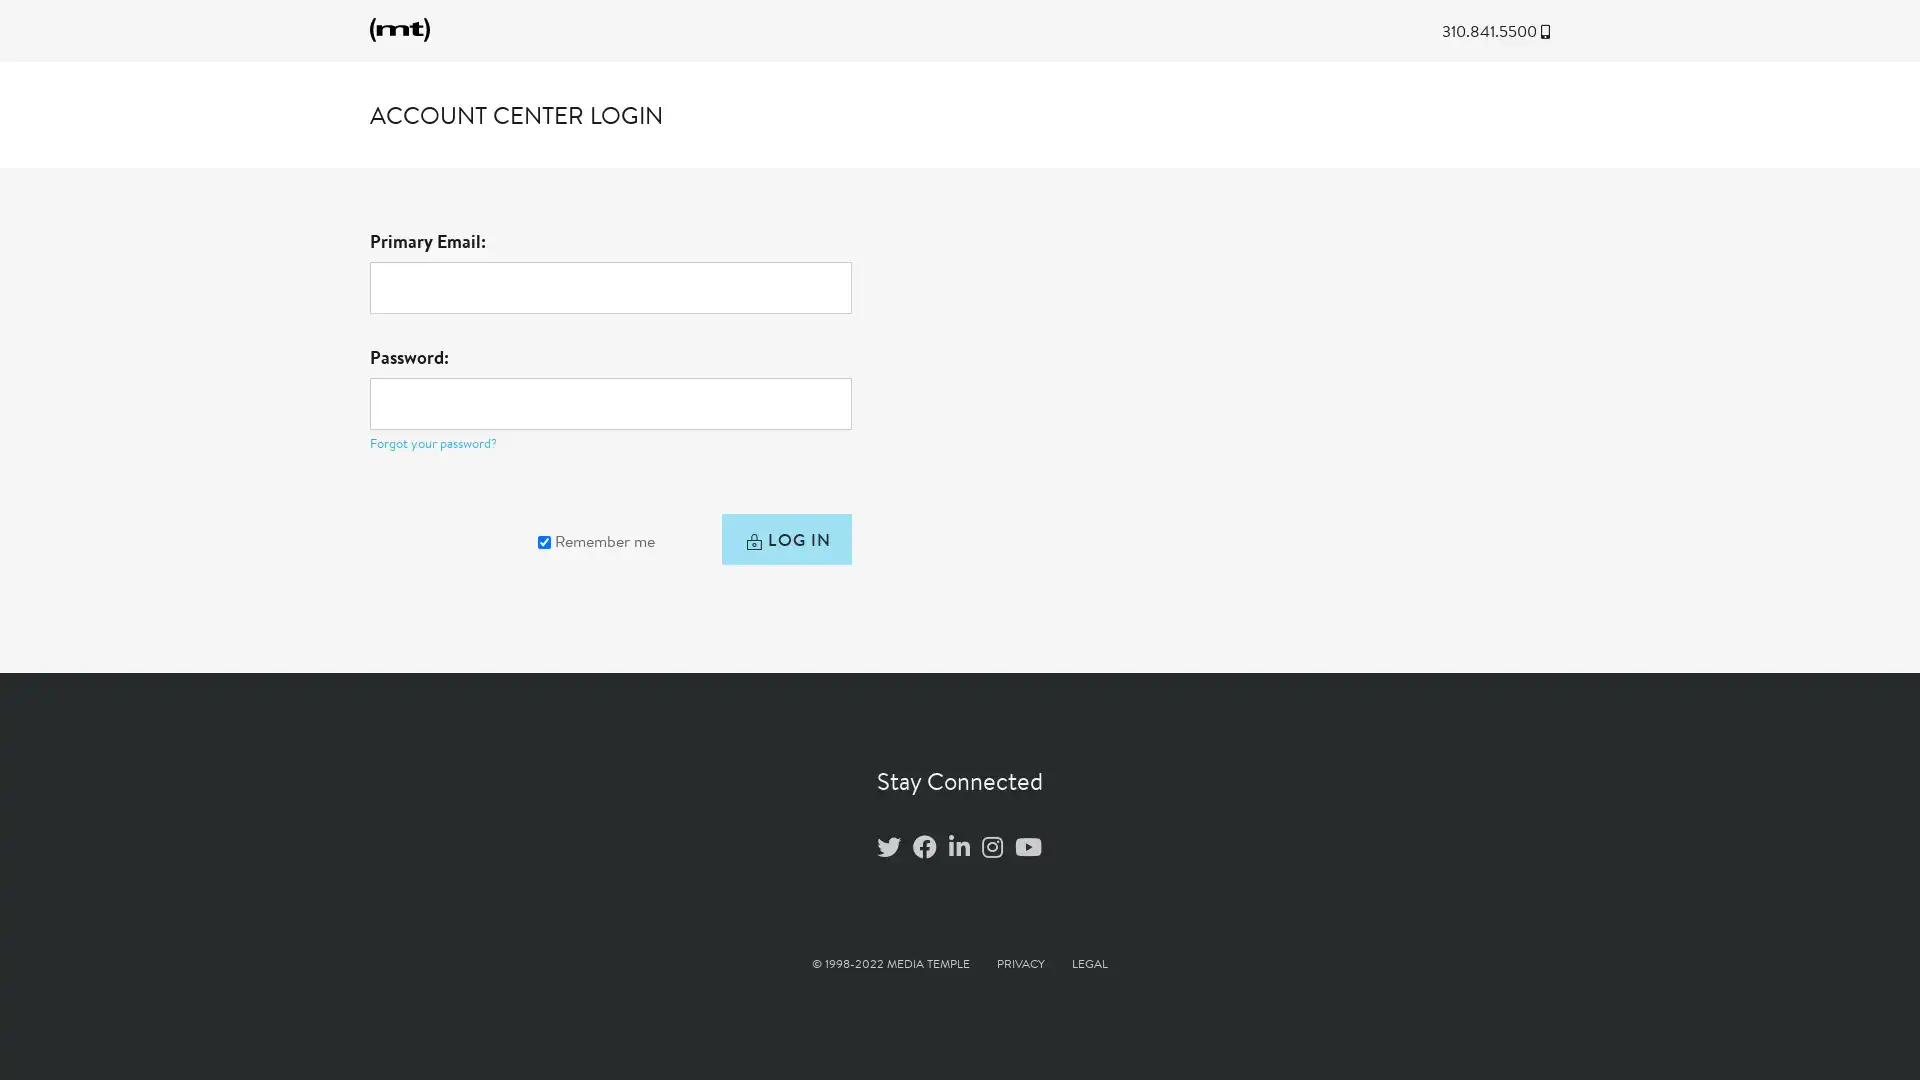  Describe the element at coordinates (782, 544) in the screenshot. I see `LOG IN` at that location.